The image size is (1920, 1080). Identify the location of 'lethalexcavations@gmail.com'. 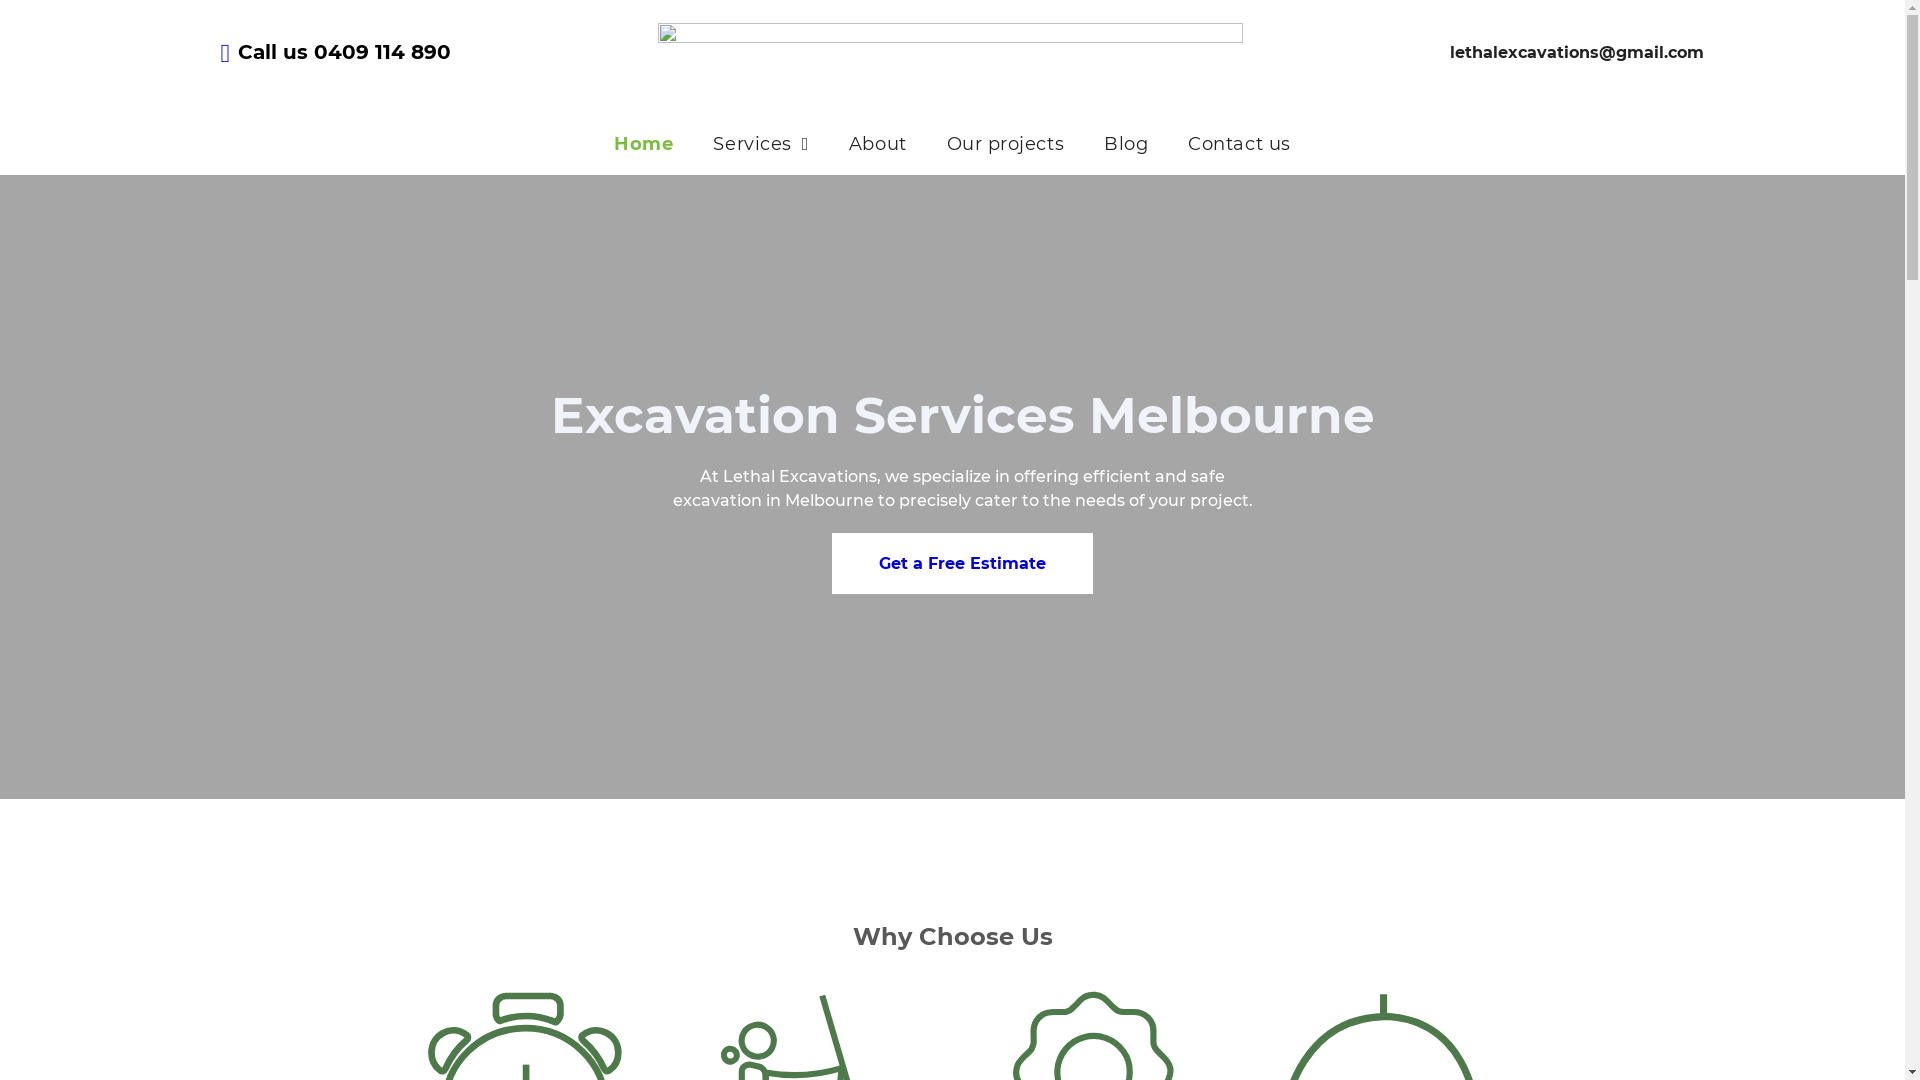
(1576, 50).